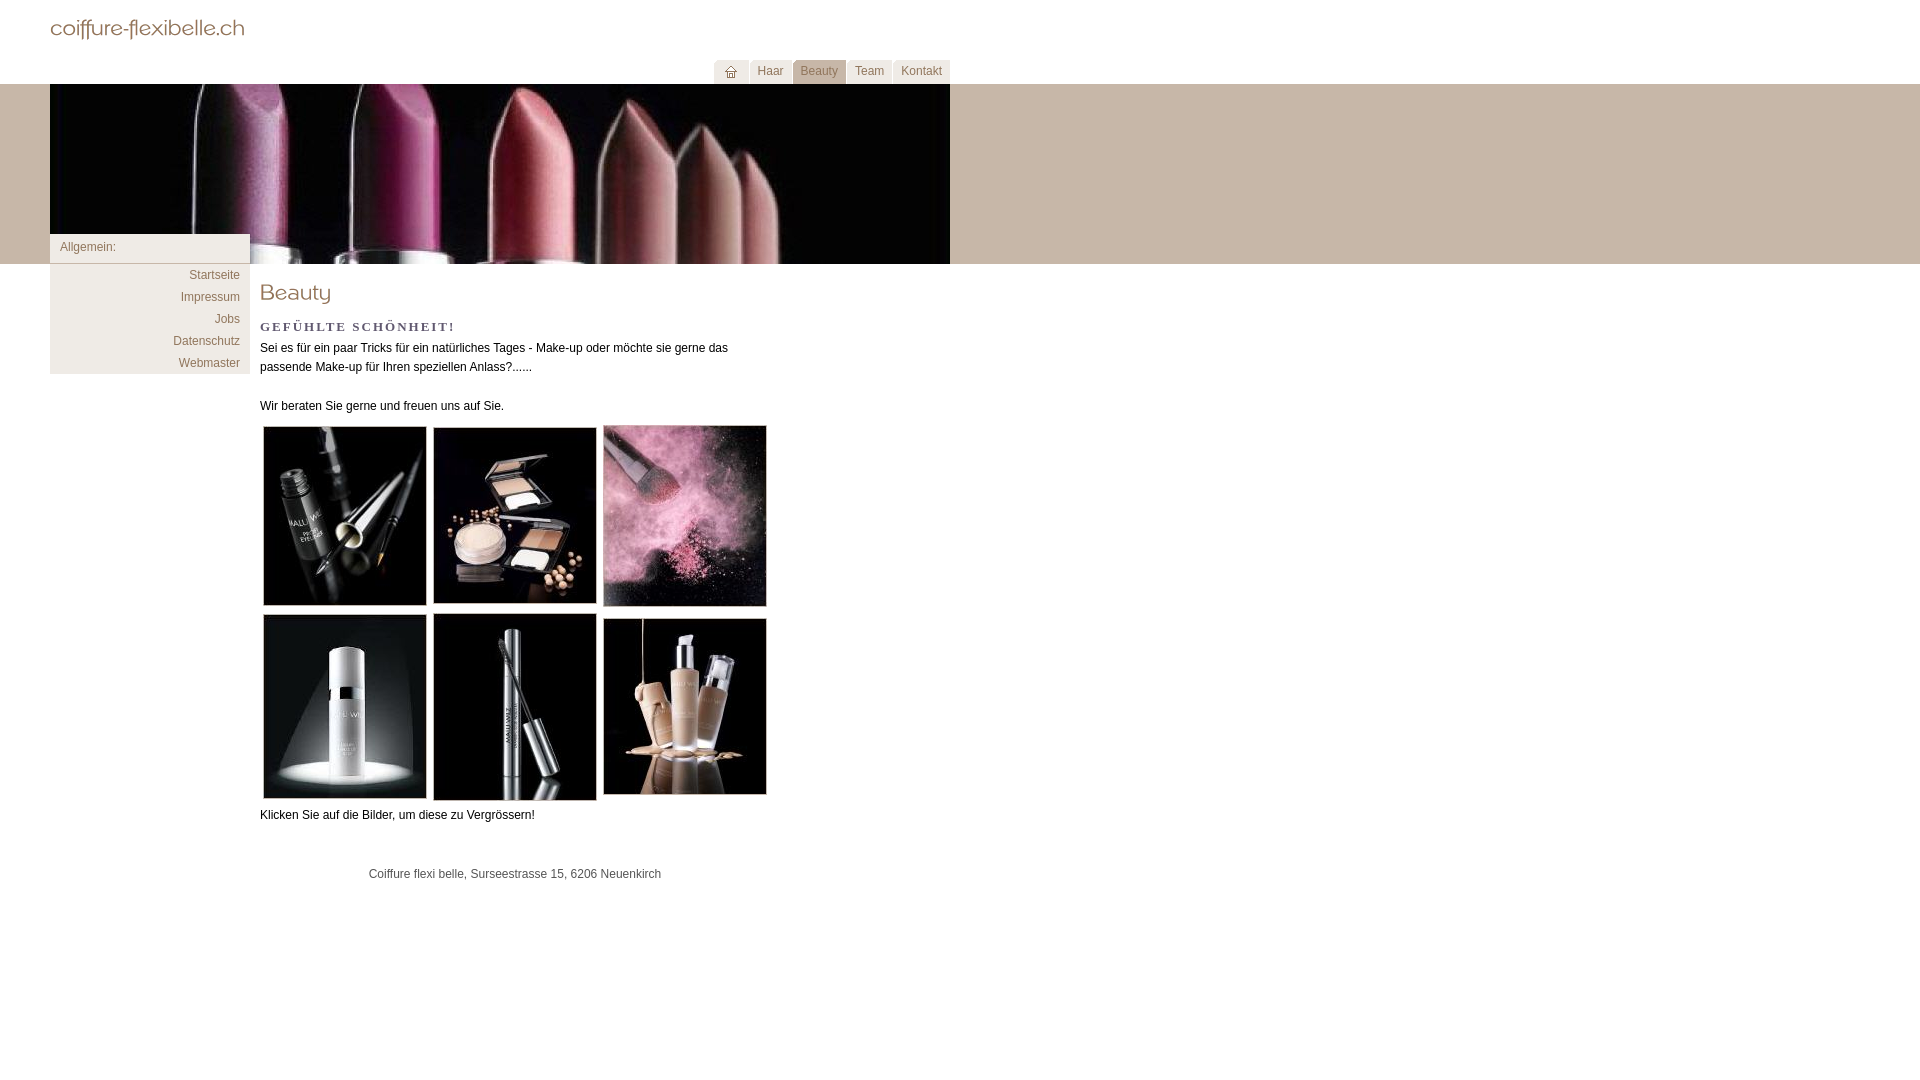 Image resolution: width=1920 pixels, height=1080 pixels. I want to click on 'Datenschutz', so click(206, 339).